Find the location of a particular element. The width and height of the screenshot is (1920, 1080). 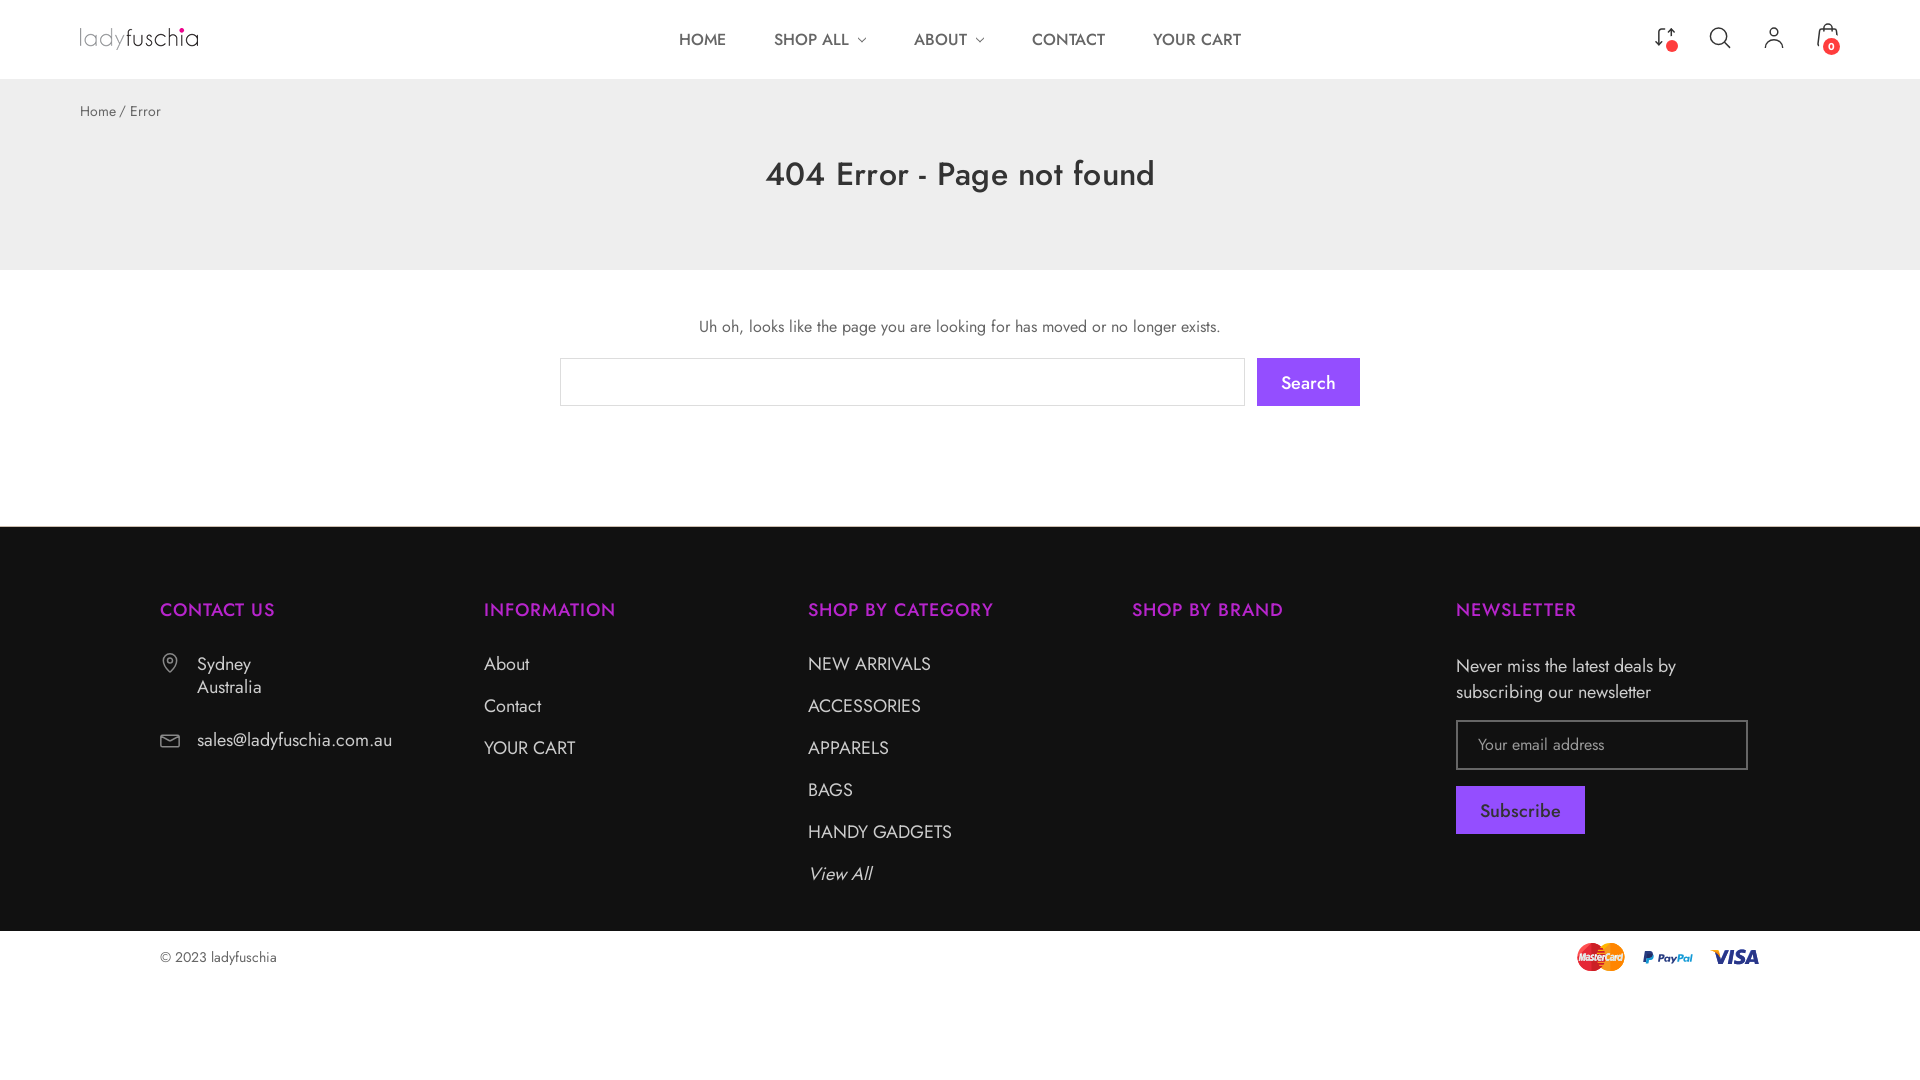

'Compare' is located at coordinates (1665, 34).